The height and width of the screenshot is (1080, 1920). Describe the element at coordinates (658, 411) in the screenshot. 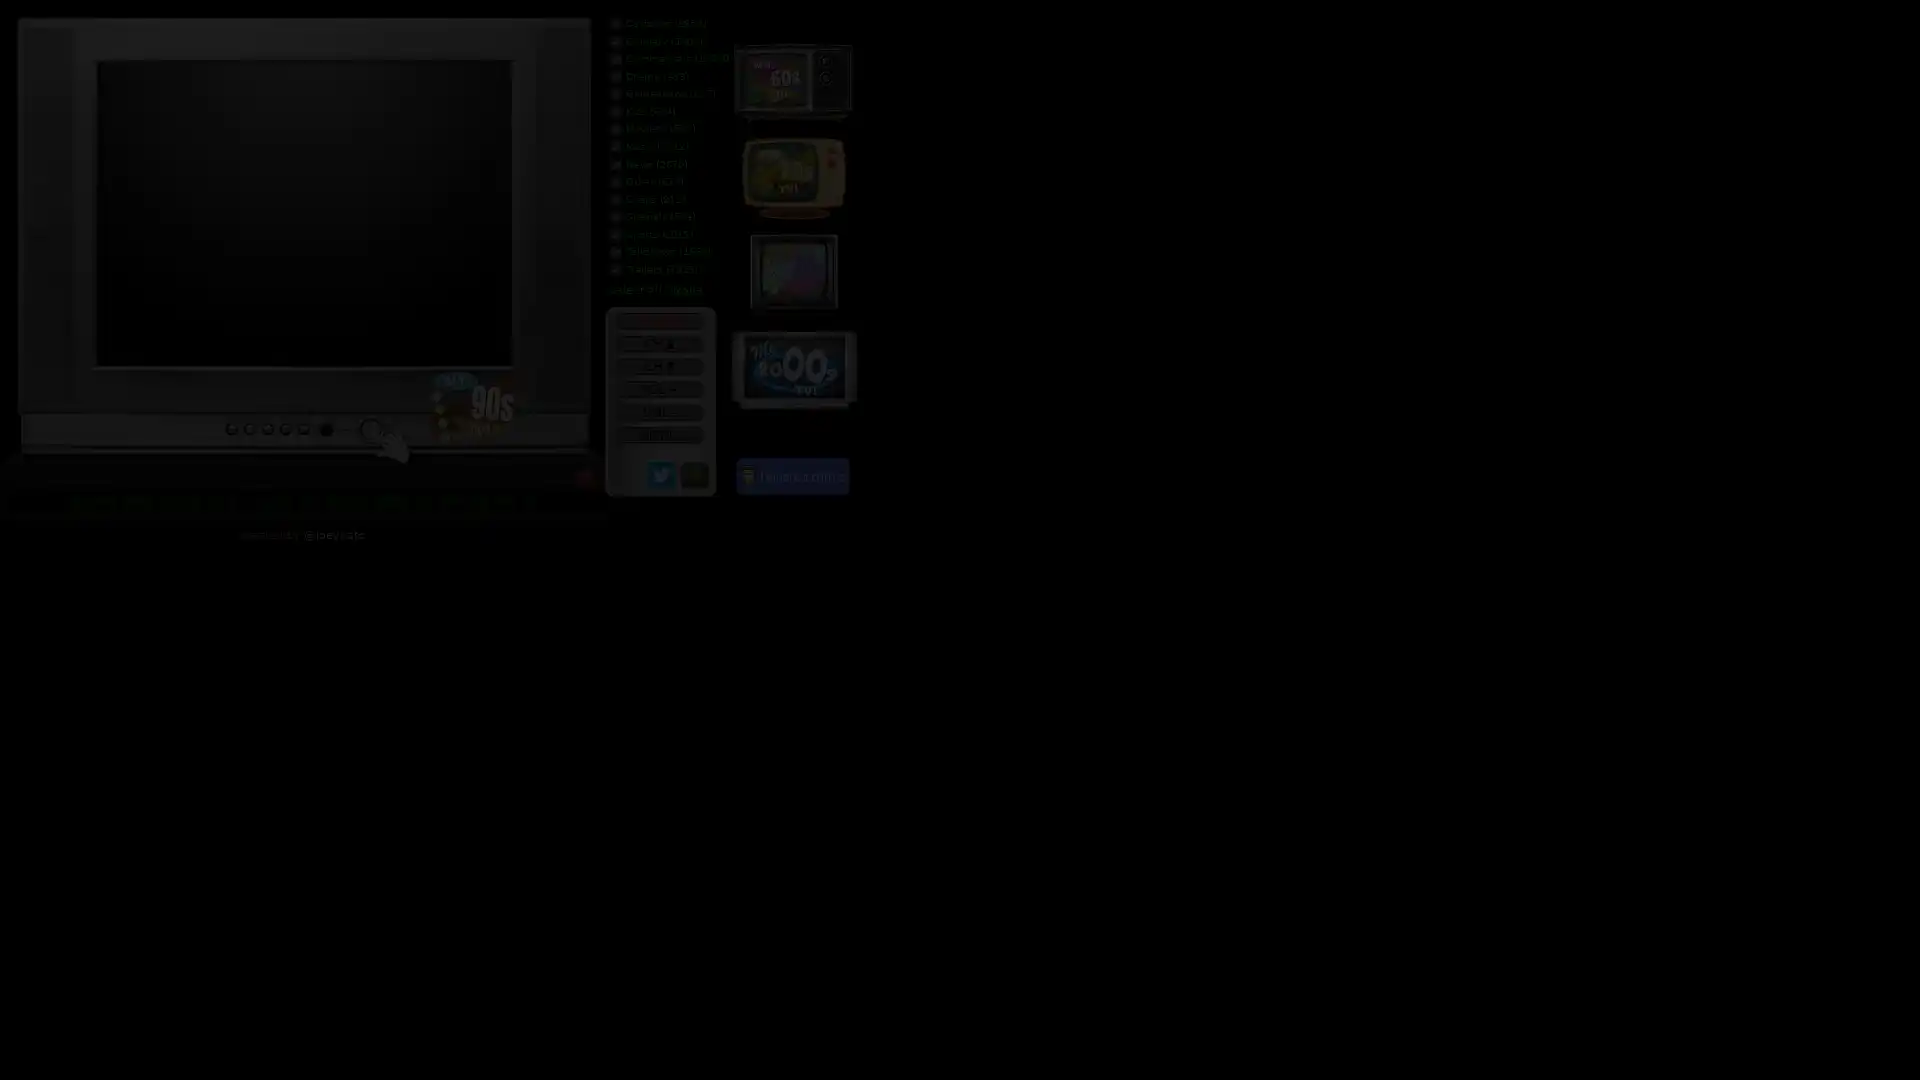

I see `VOL -` at that location.